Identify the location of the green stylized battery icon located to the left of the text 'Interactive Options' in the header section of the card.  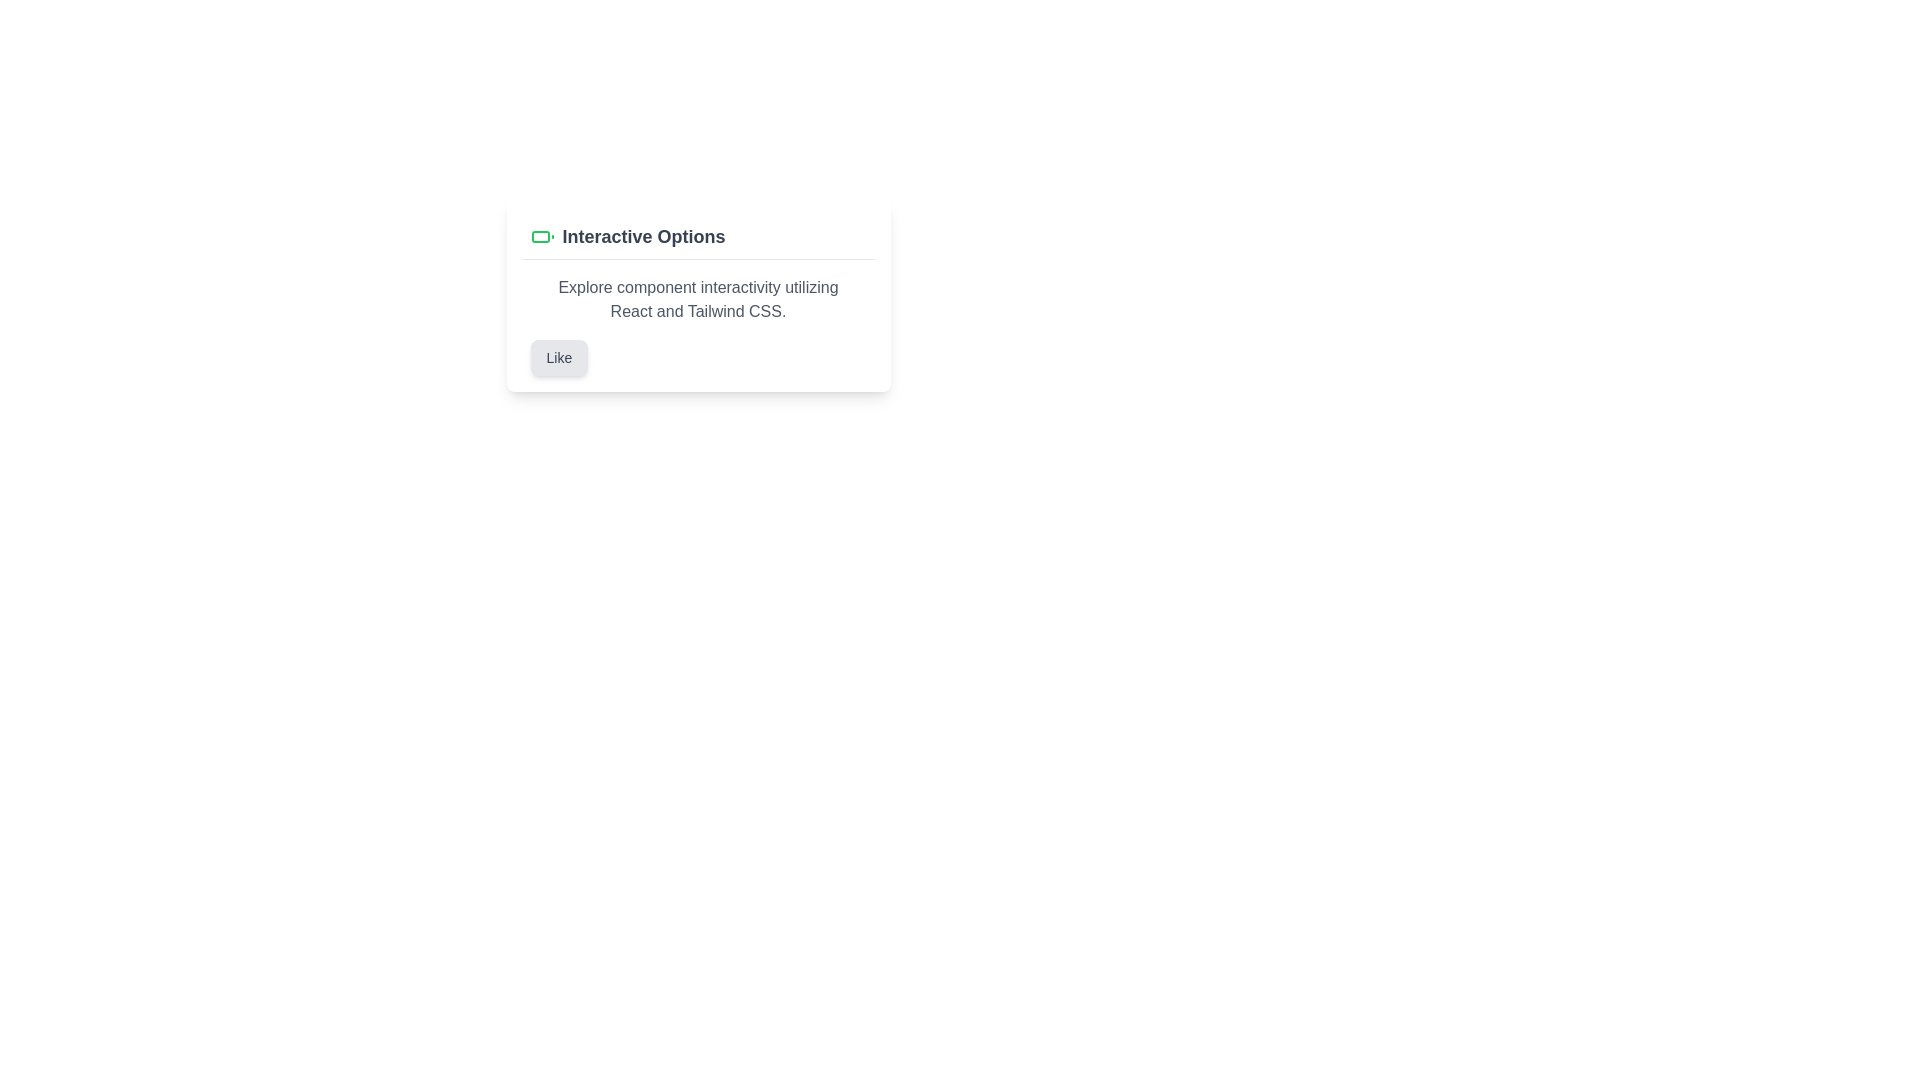
(542, 235).